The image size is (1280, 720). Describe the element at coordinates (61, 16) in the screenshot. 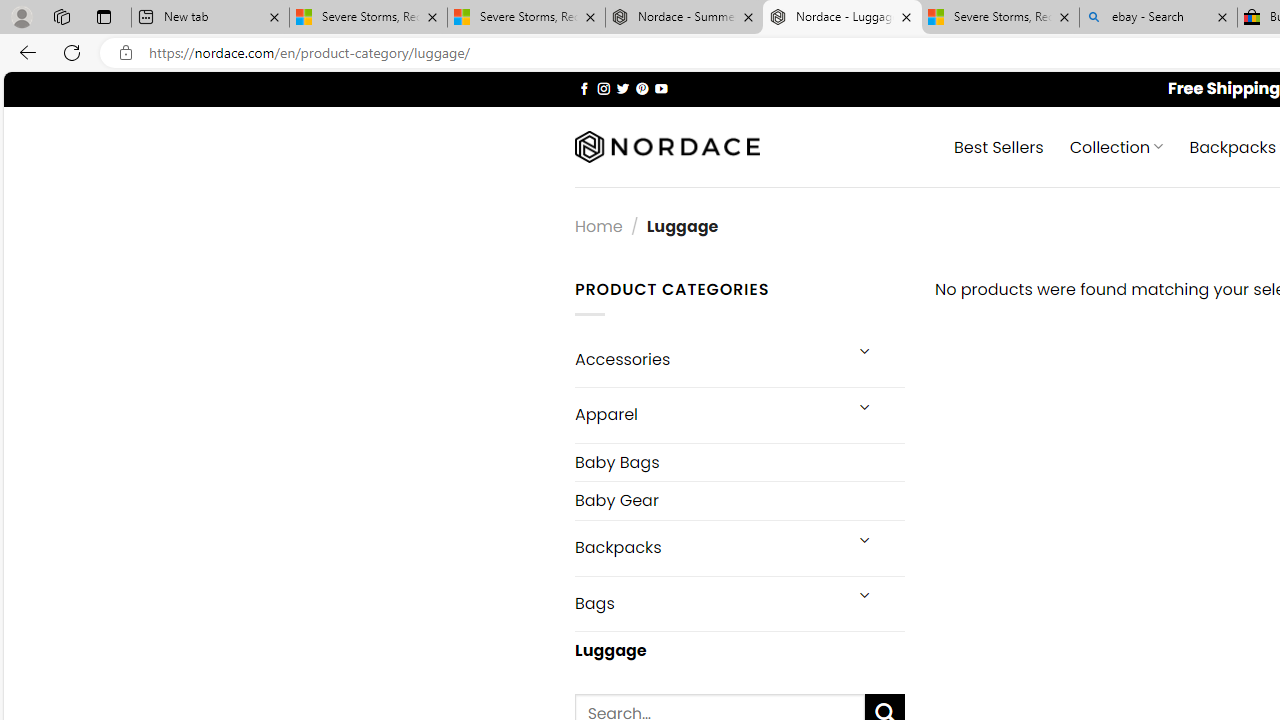

I see `'Workspaces'` at that location.